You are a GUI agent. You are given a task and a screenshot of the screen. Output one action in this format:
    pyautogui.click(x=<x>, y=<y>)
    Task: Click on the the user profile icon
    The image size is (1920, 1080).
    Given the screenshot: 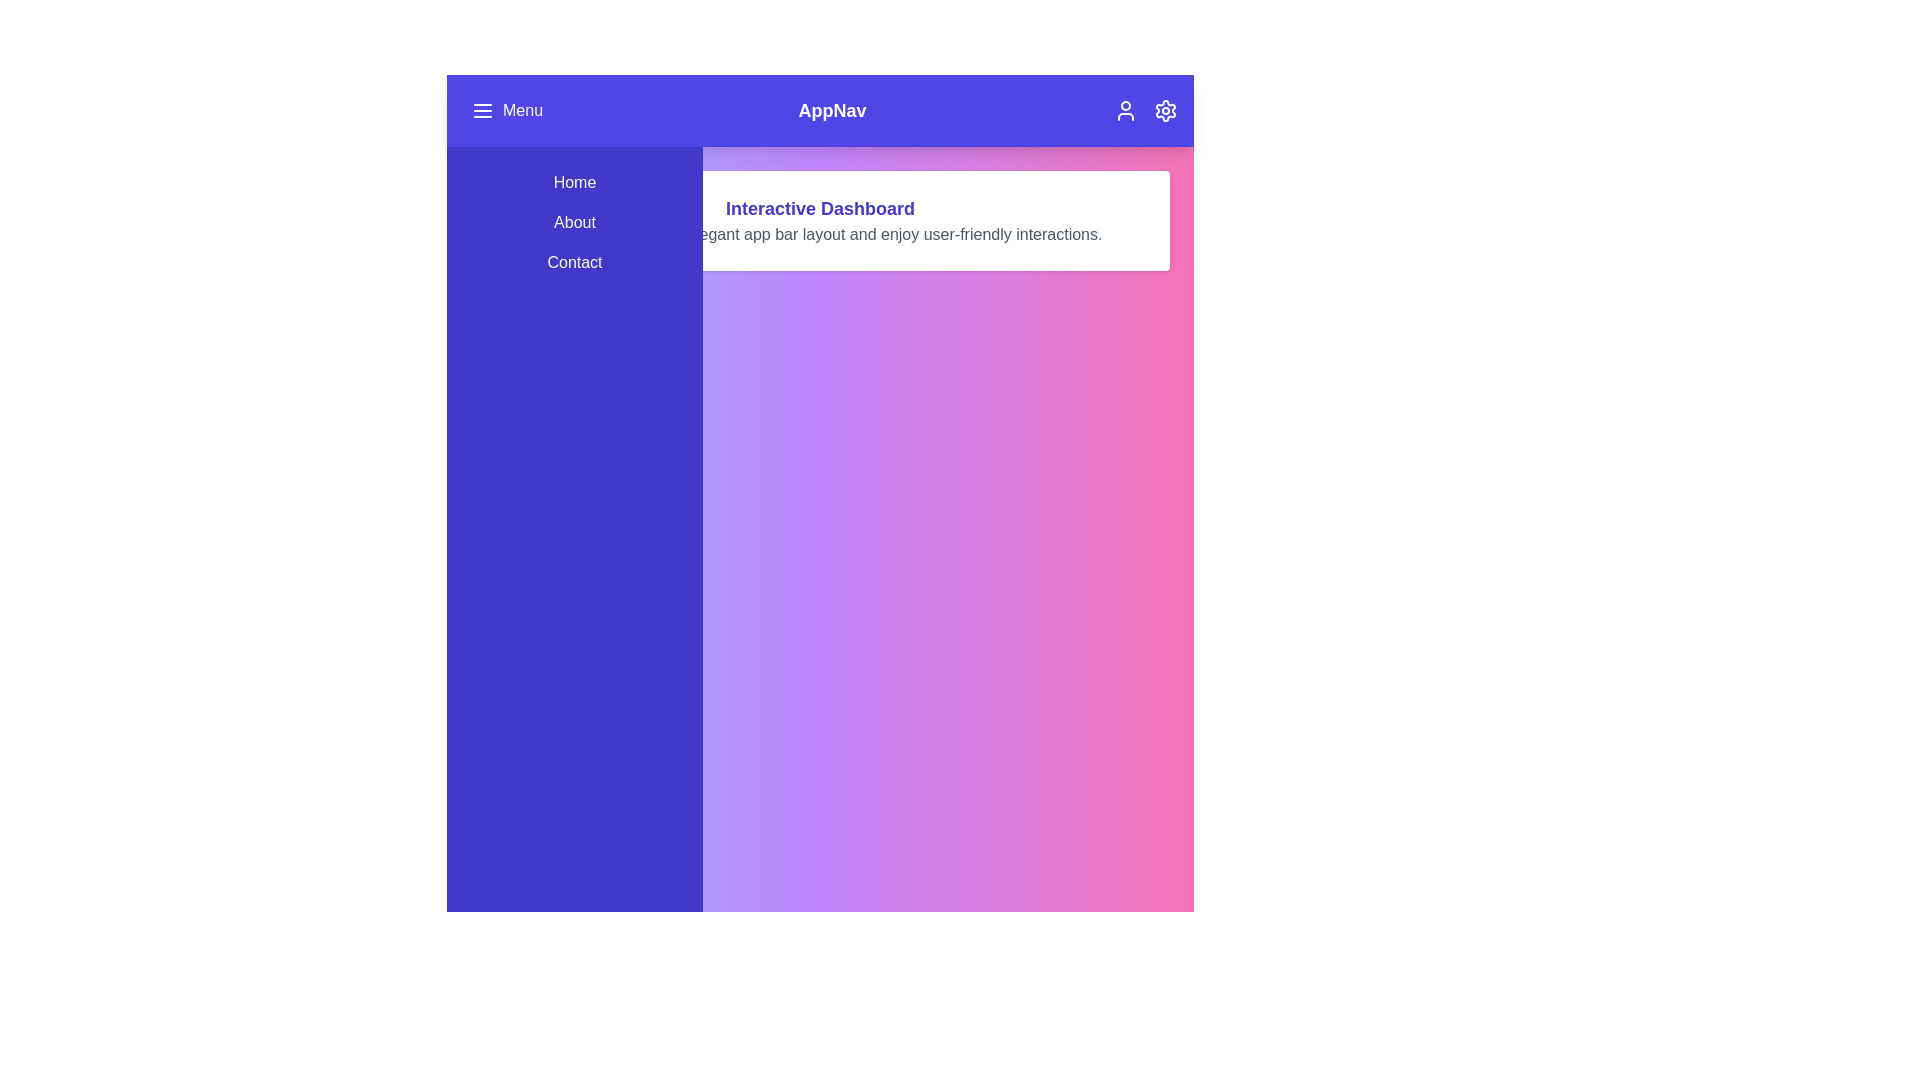 What is the action you would take?
    pyautogui.click(x=1125, y=111)
    